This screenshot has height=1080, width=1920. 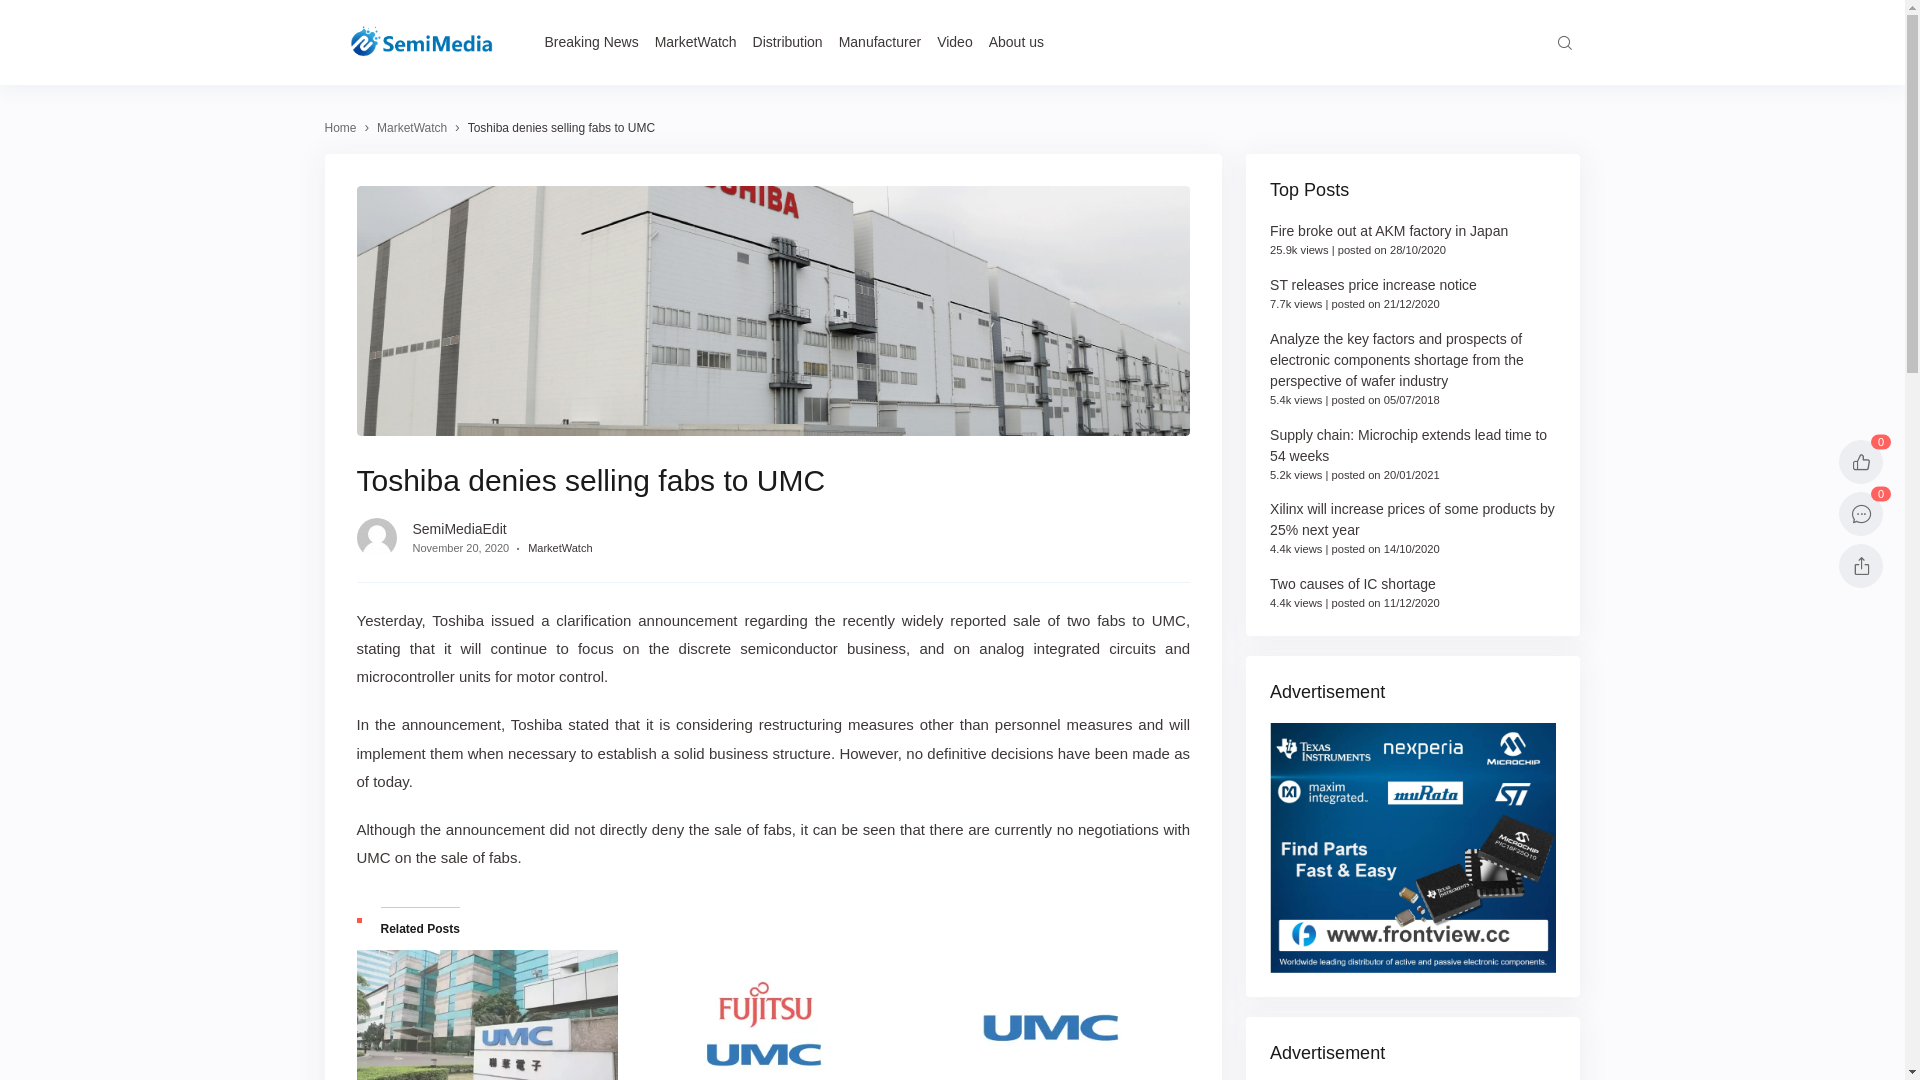 I want to click on 'Fire broke out at AKM factory in Japan', so click(x=1269, y=230).